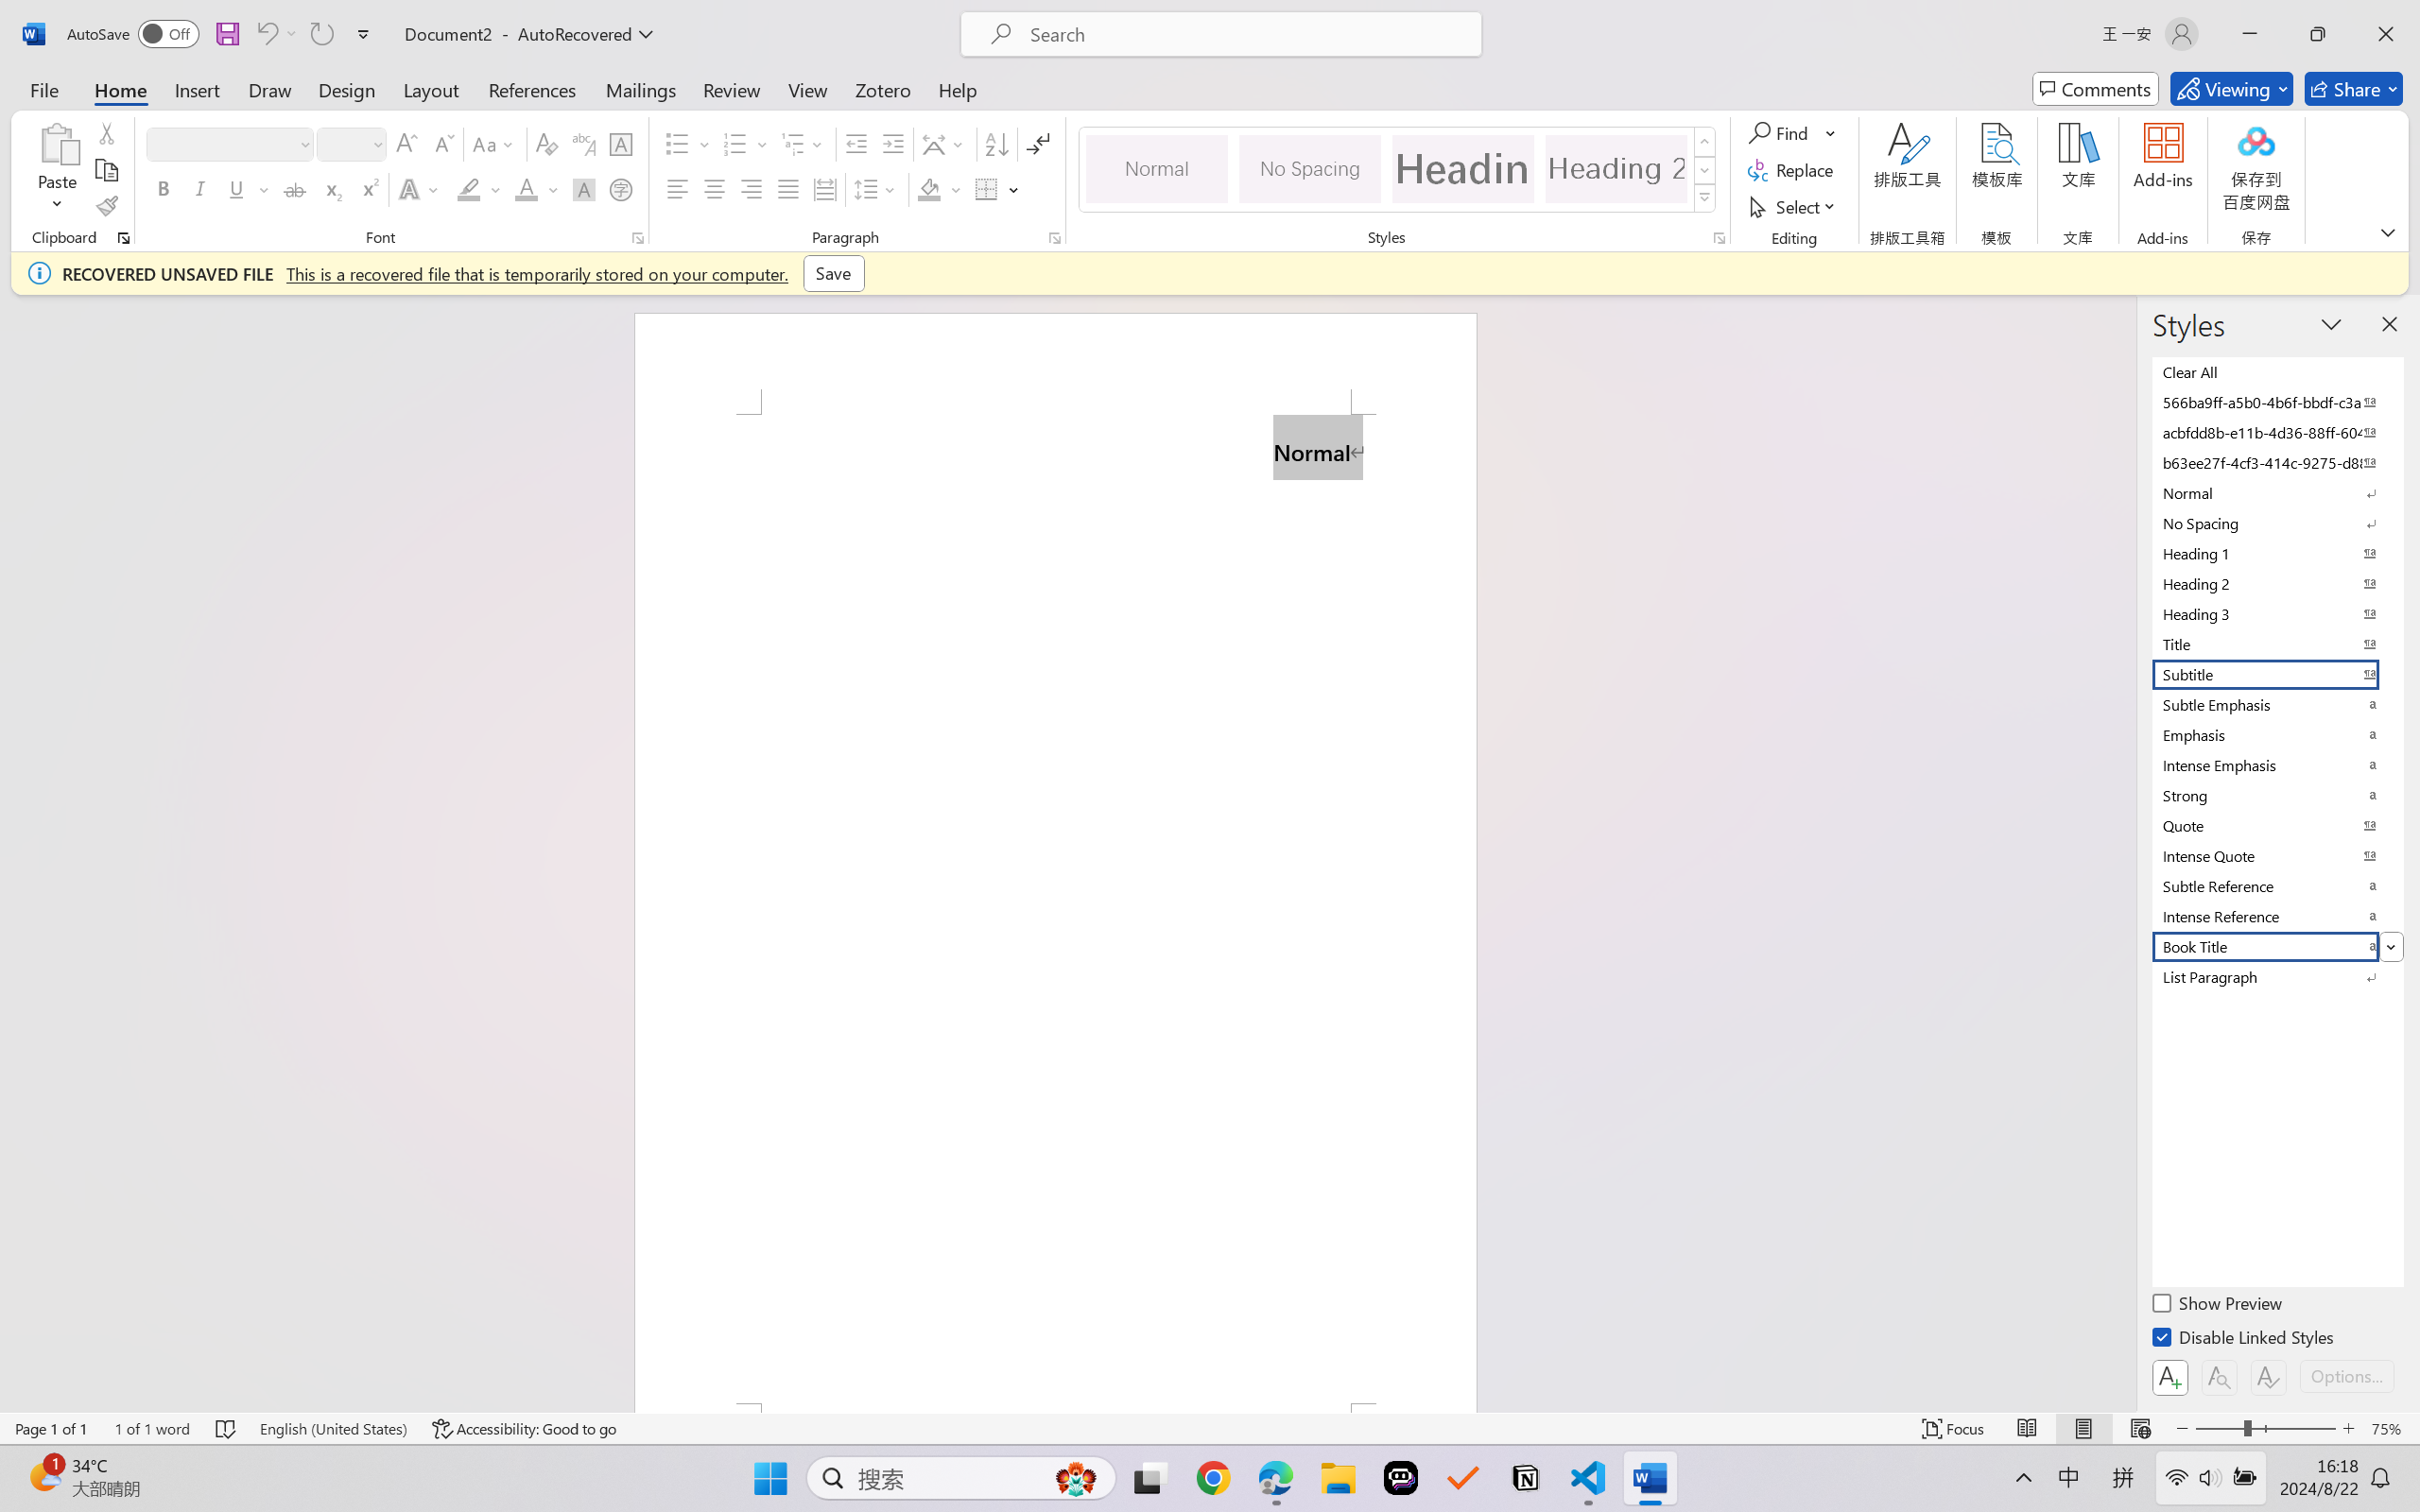 Image resolution: width=2420 pixels, height=1512 pixels. What do you see at coordinates (2275, 733) in the screenshot?
I see `'Emphasis'` at bounding box center [2275, 733].